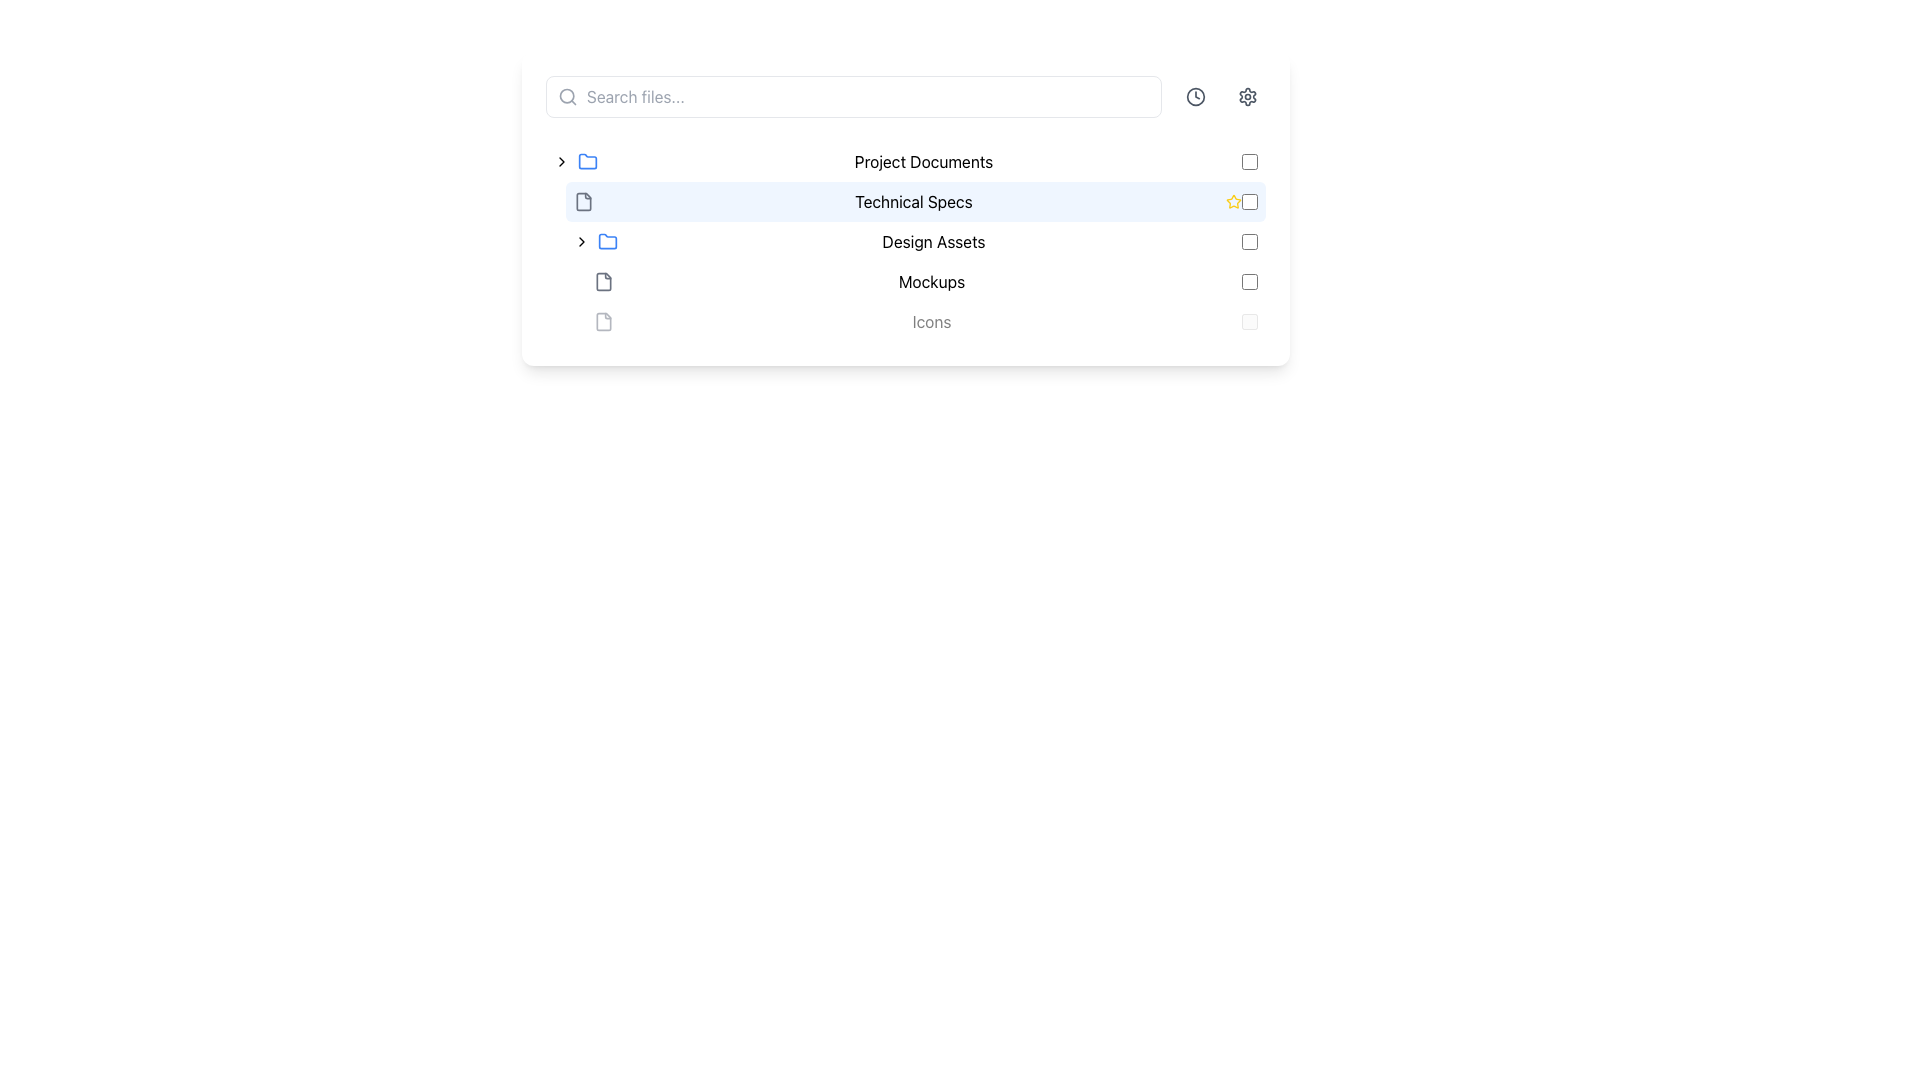 The width and height of the screenshot is (1920, 1080). Describe the element at coordinates (587, 160) in the screenshot. I see `the folder icon located in the 'Design Assets' row of the file browsing UI, which is the first icon in that row` at that location.